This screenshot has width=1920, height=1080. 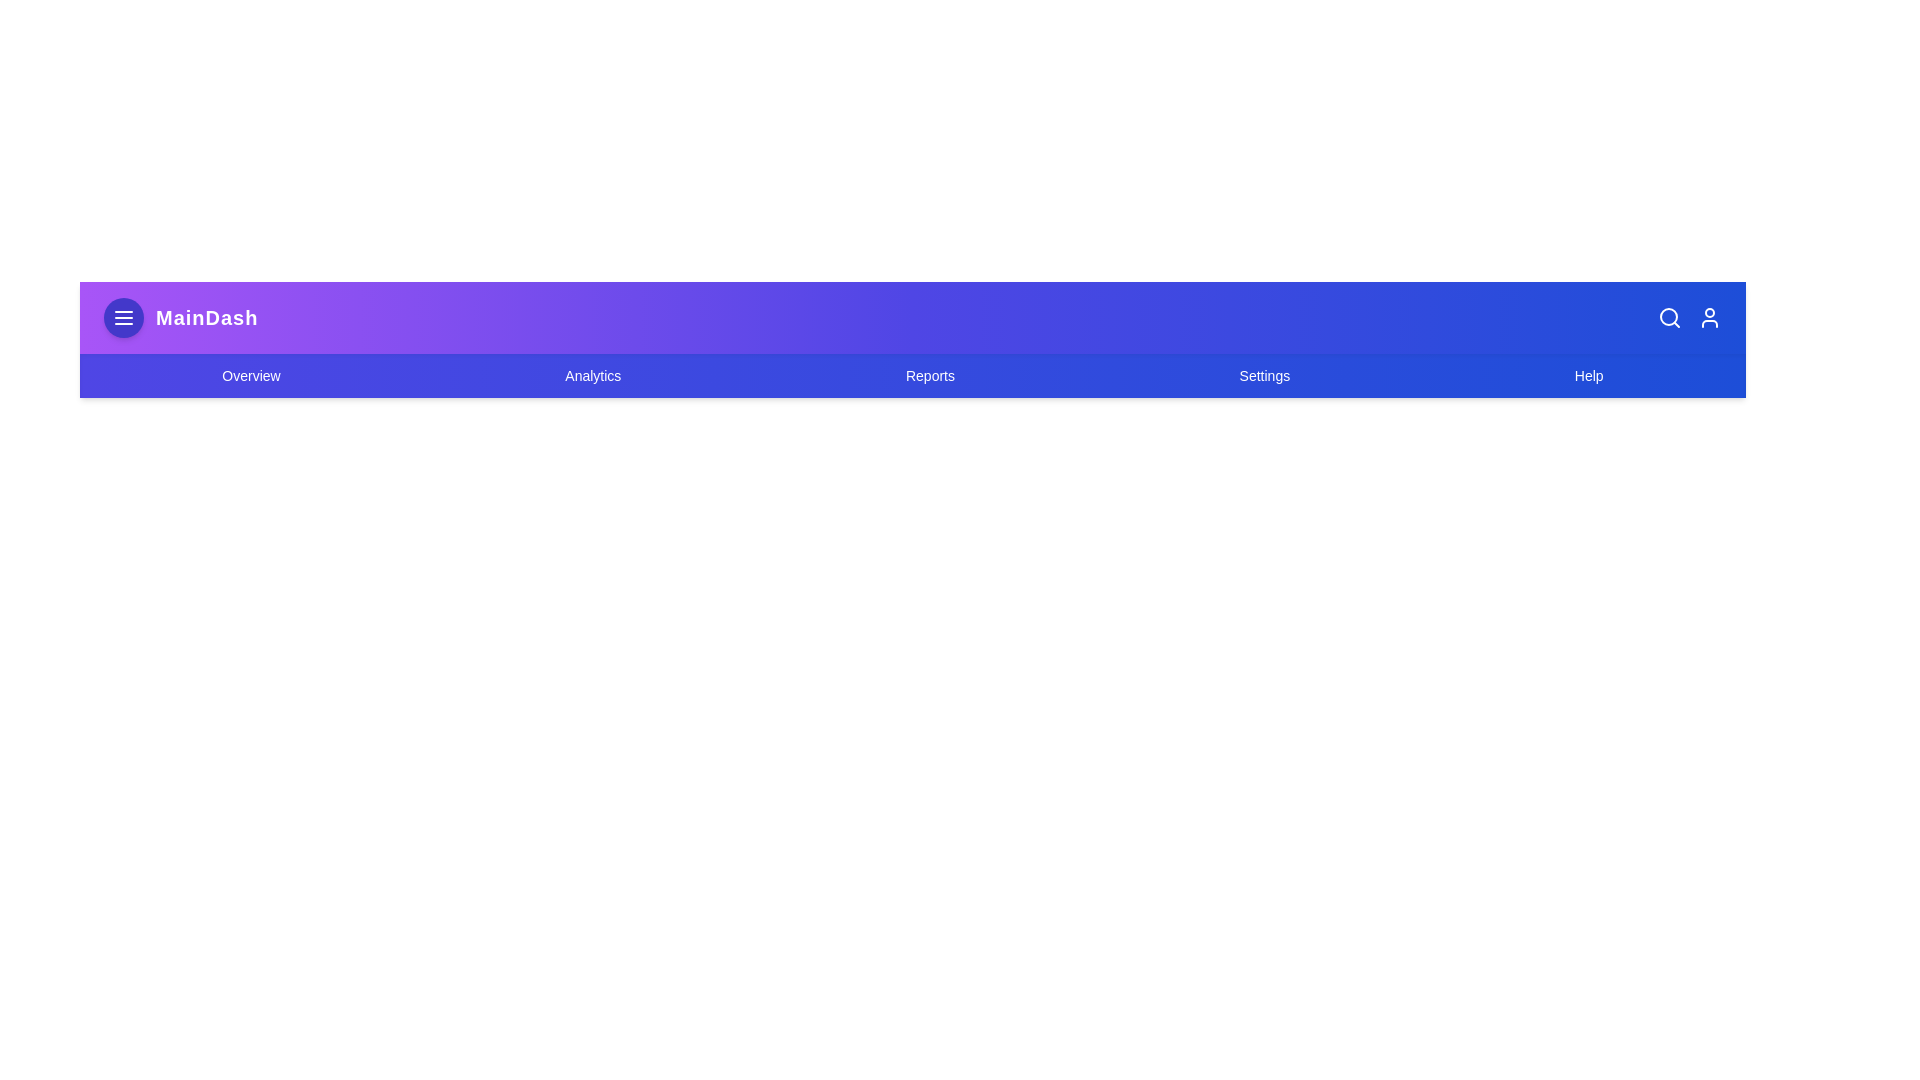 What do you see at coordinates (592, 375) in the screenshot?
I see `the navigation link Analytics to navigate to its respective section` at bounding box center [592, 375].